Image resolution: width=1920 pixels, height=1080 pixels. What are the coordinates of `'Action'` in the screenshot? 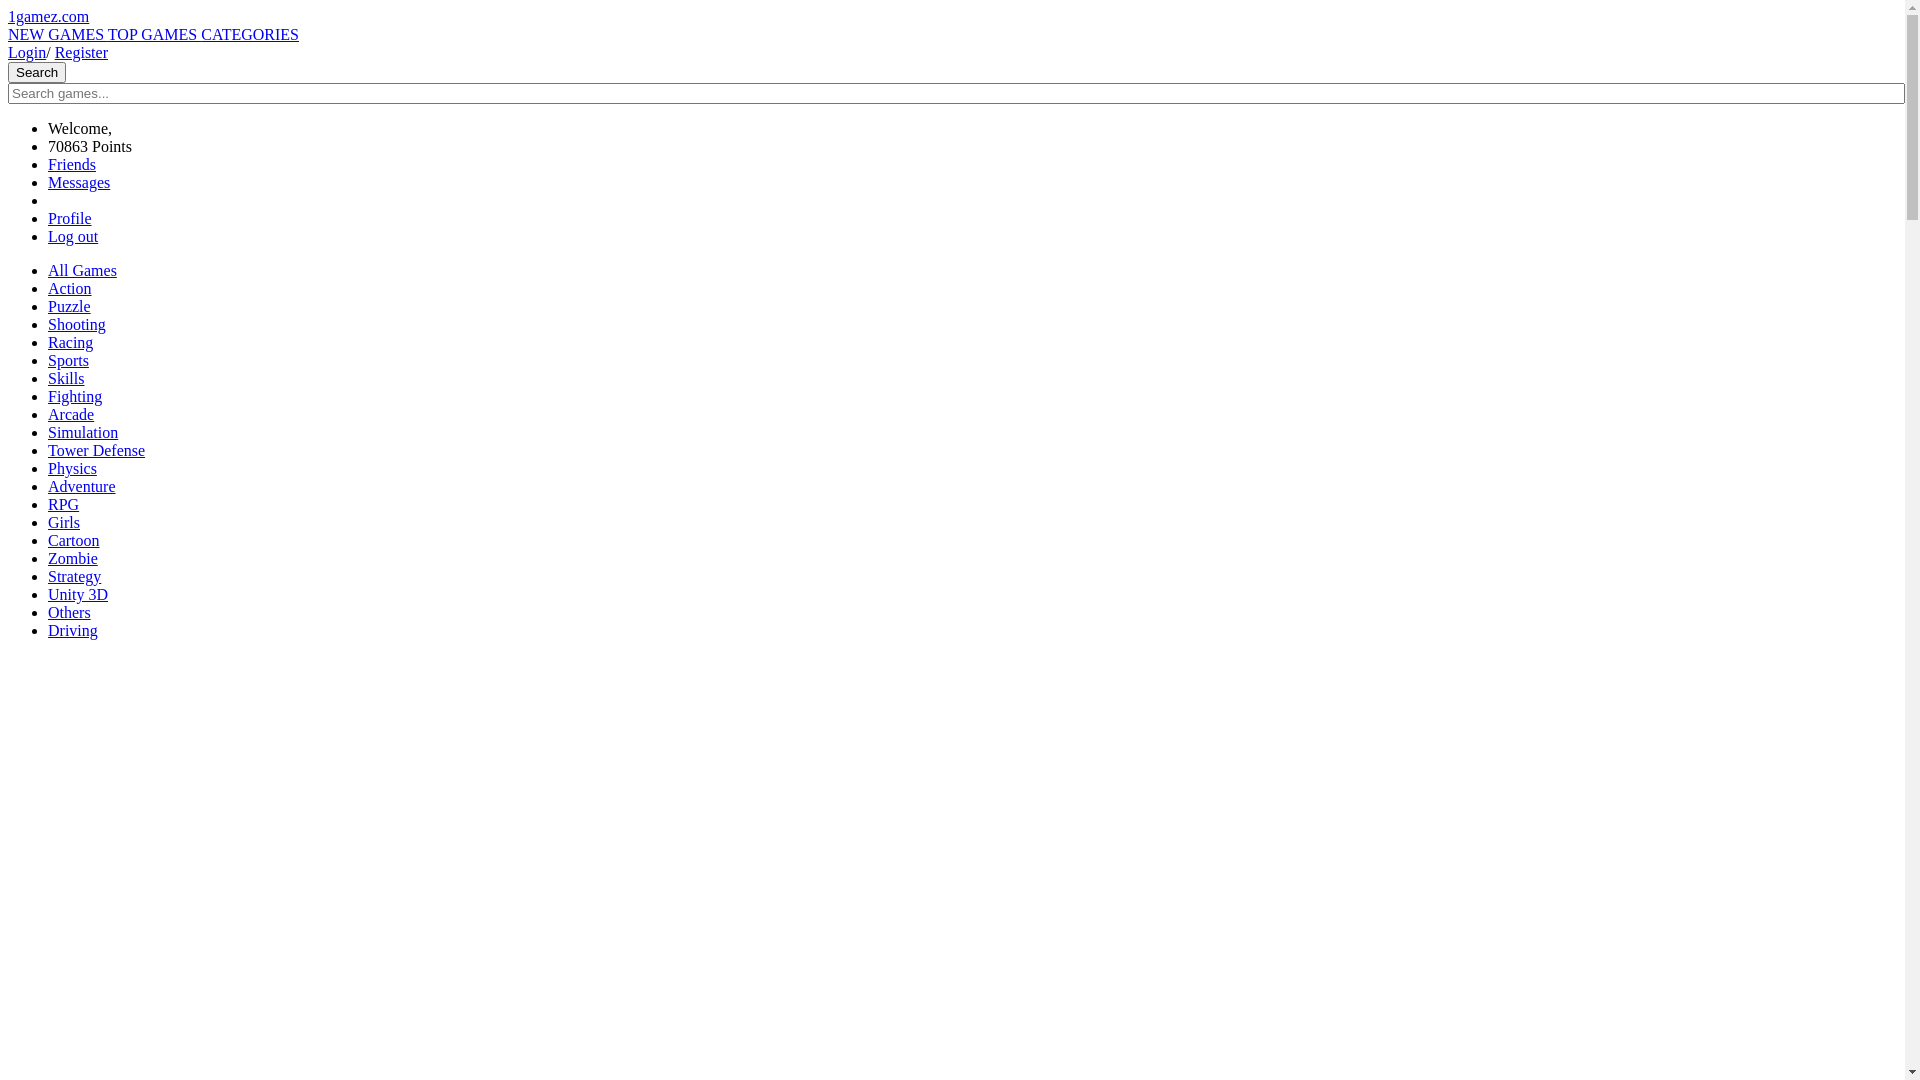 It's located at (48, 288).